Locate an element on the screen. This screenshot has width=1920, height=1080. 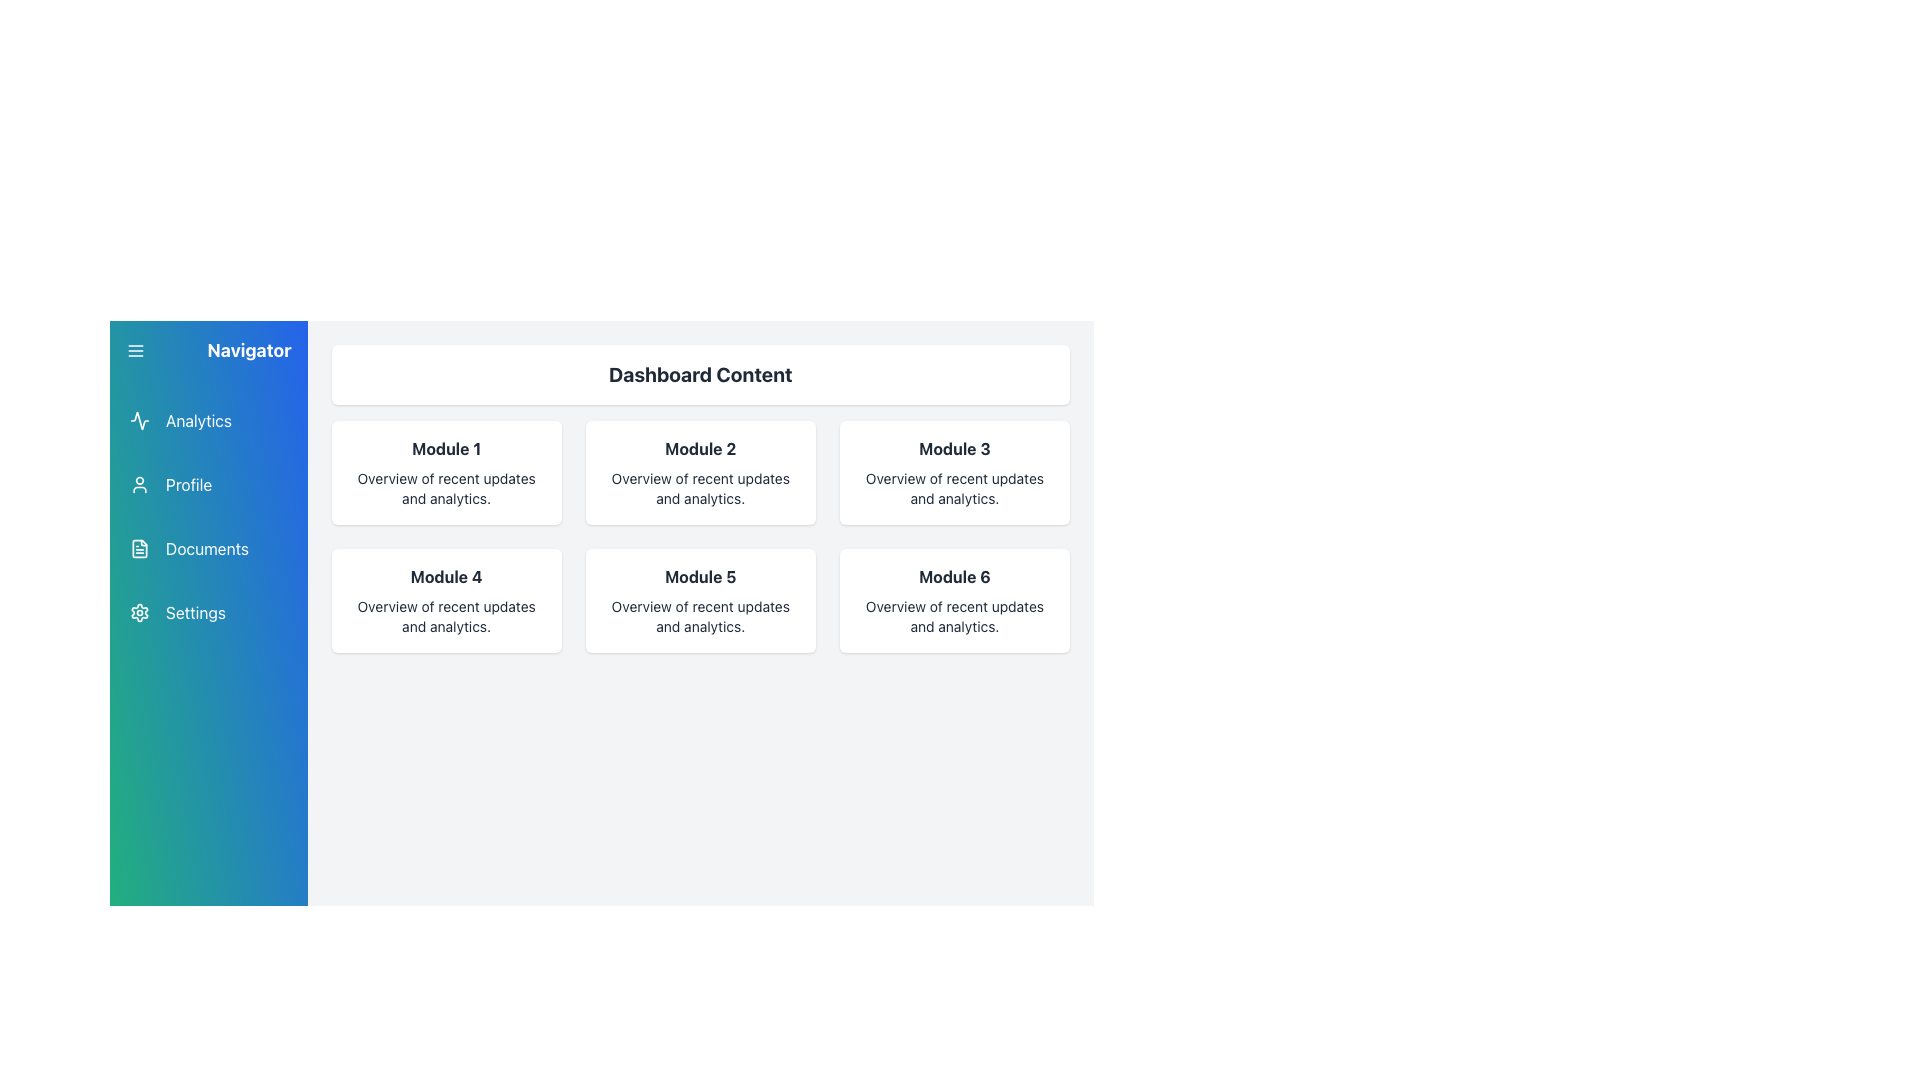
the graphical icon resembling a sheet of paper with textual lines in the 'Documents' navigation group on the left sidebar is located at coordinates (138, 548).